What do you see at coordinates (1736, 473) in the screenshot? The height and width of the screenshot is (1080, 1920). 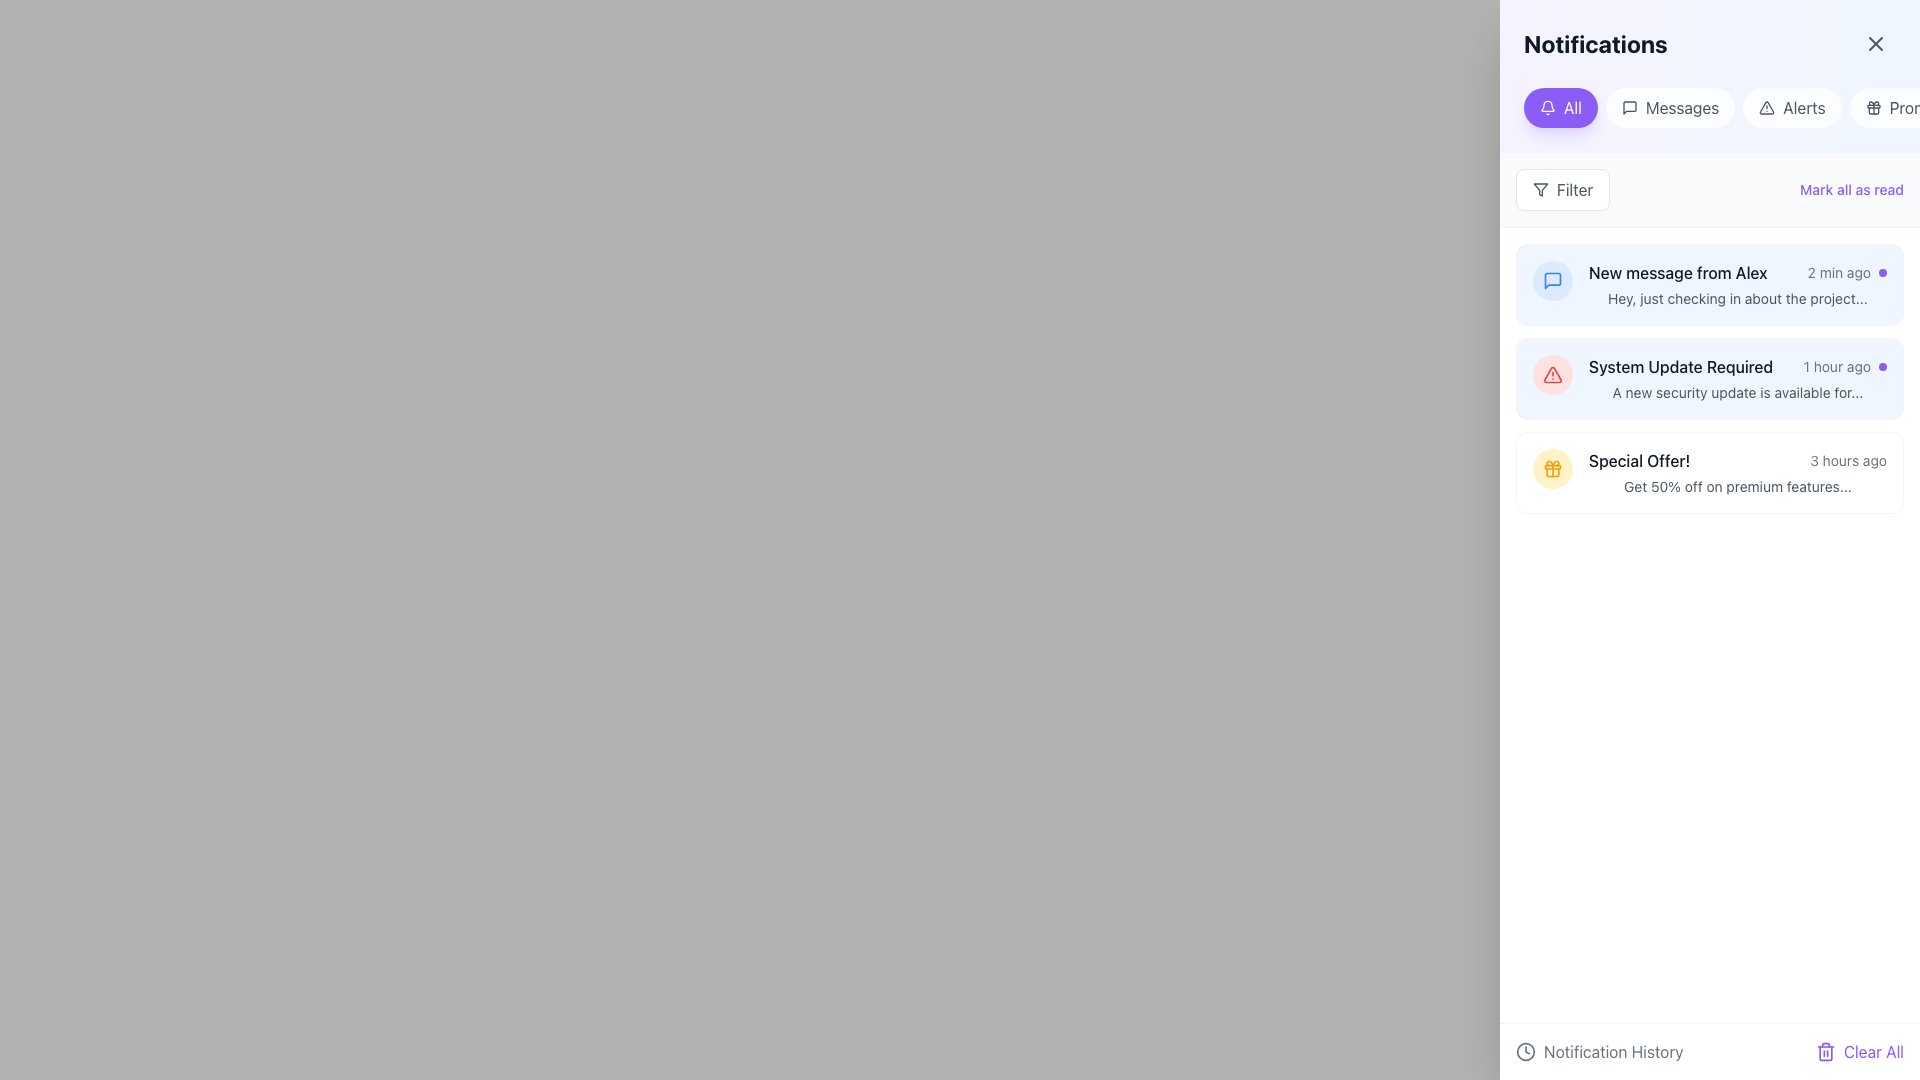 I see `the Notification item` at bounding box center [1736, 473].